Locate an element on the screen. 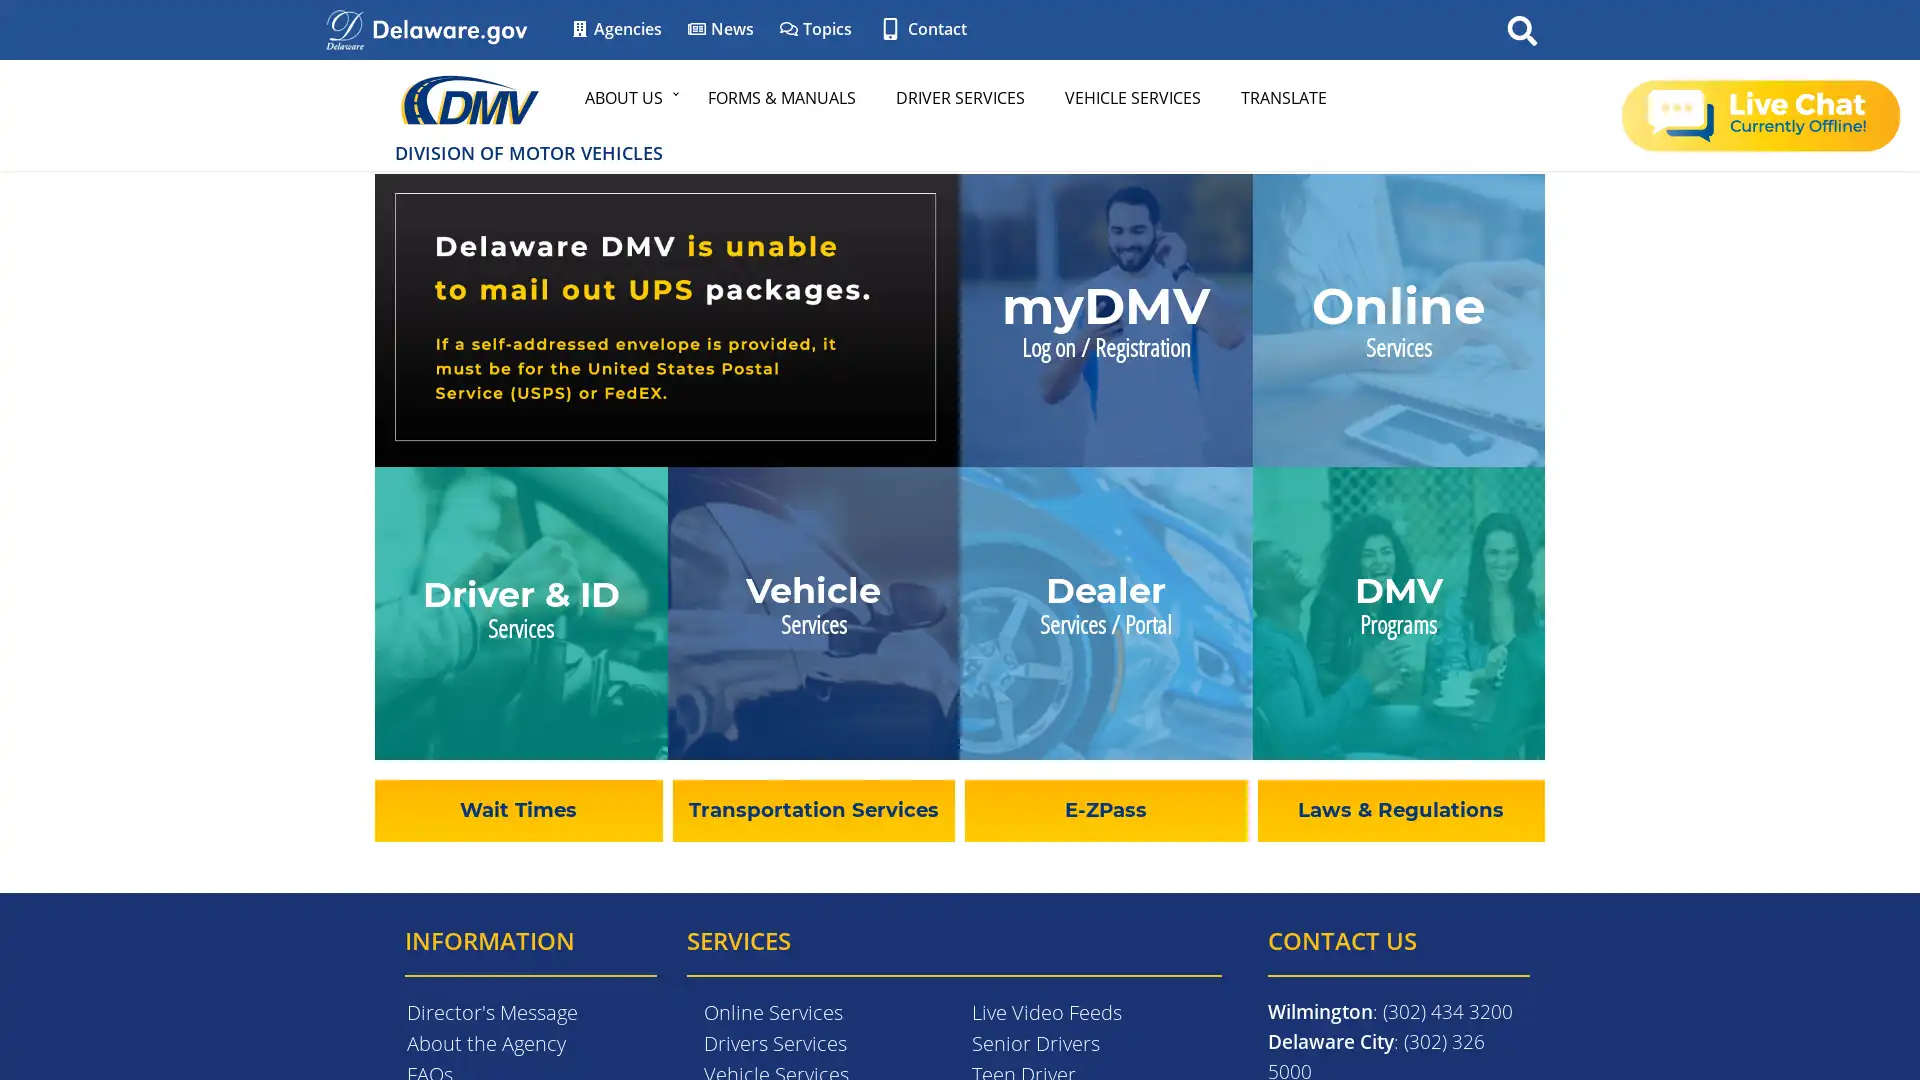 This screenshot has width=1920, height=1080. Search is located at coordinates (1521, 29).